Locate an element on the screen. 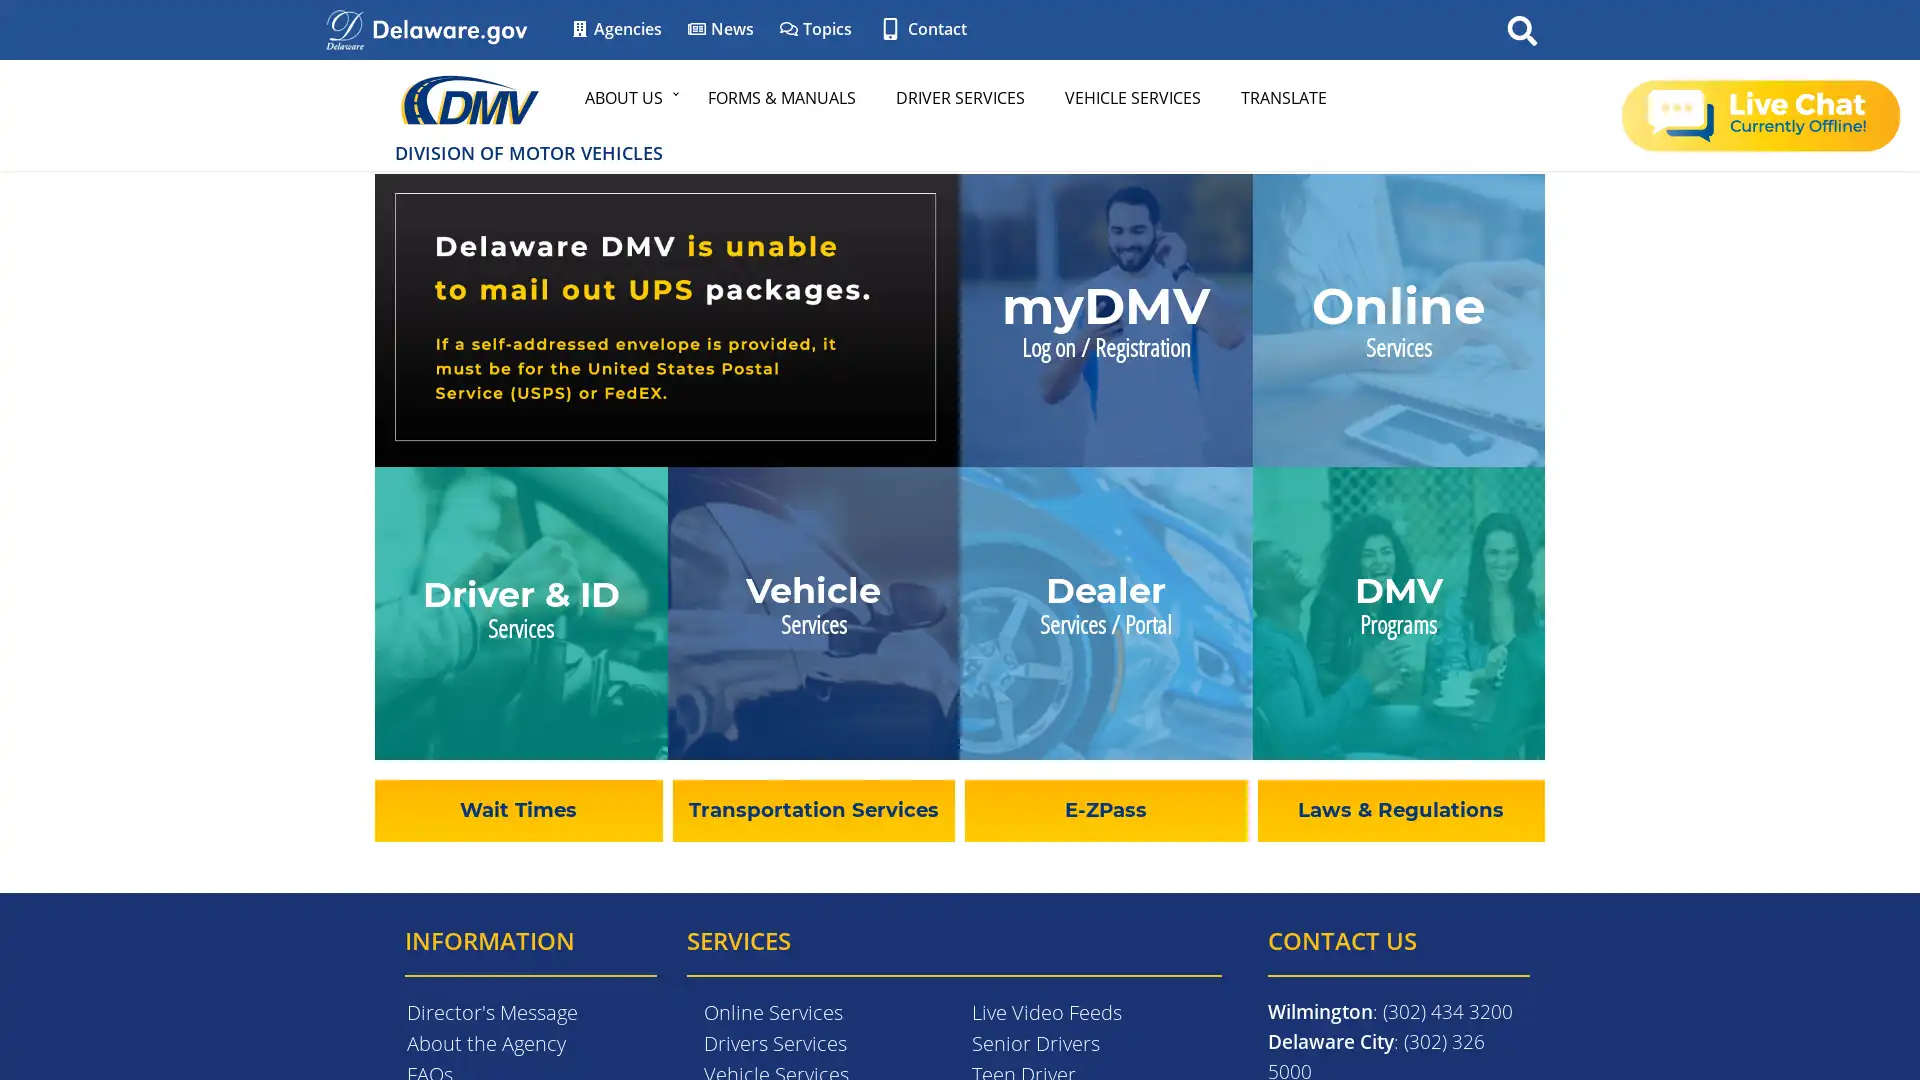 This screenshot has width=1920, height=1080. Search is located at coordinates (1521, 29).